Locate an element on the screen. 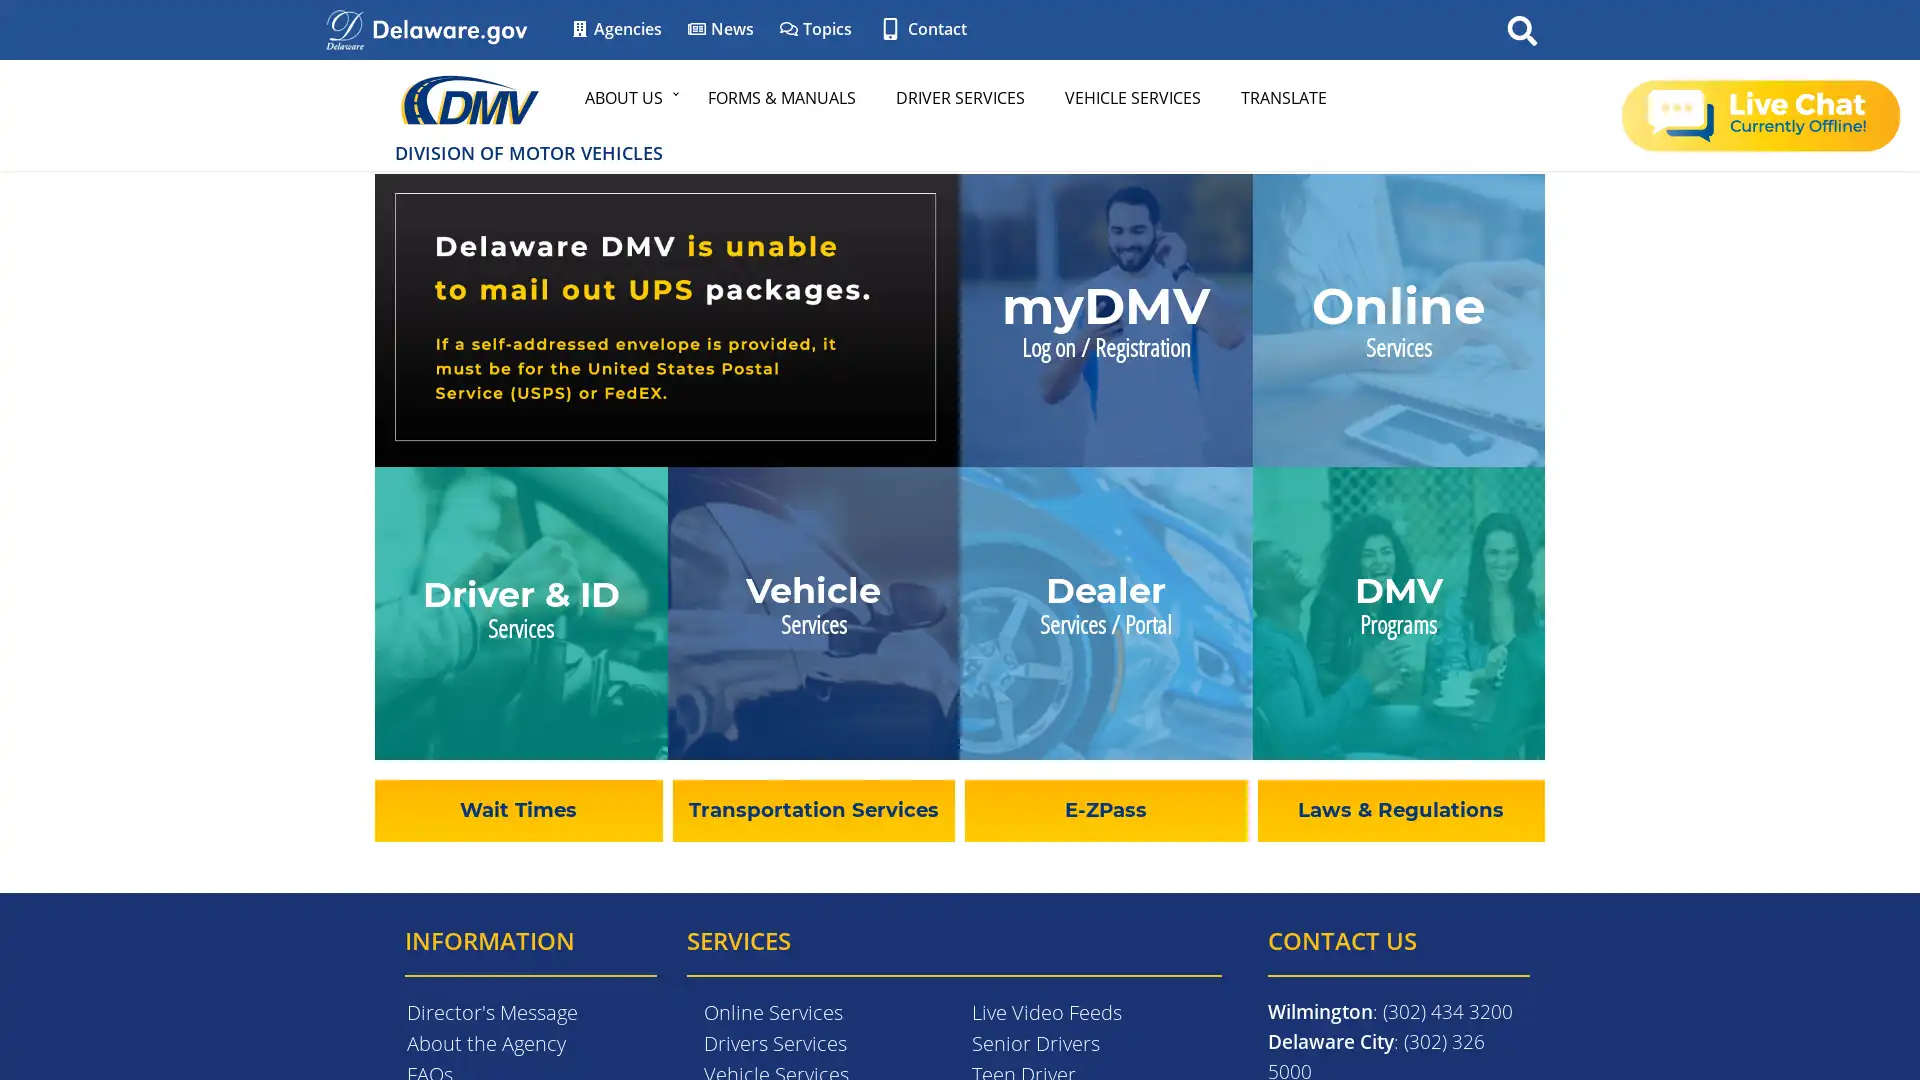 This screenshot has width=1920, height=1080. Search is located at coordinates (1521, 29).